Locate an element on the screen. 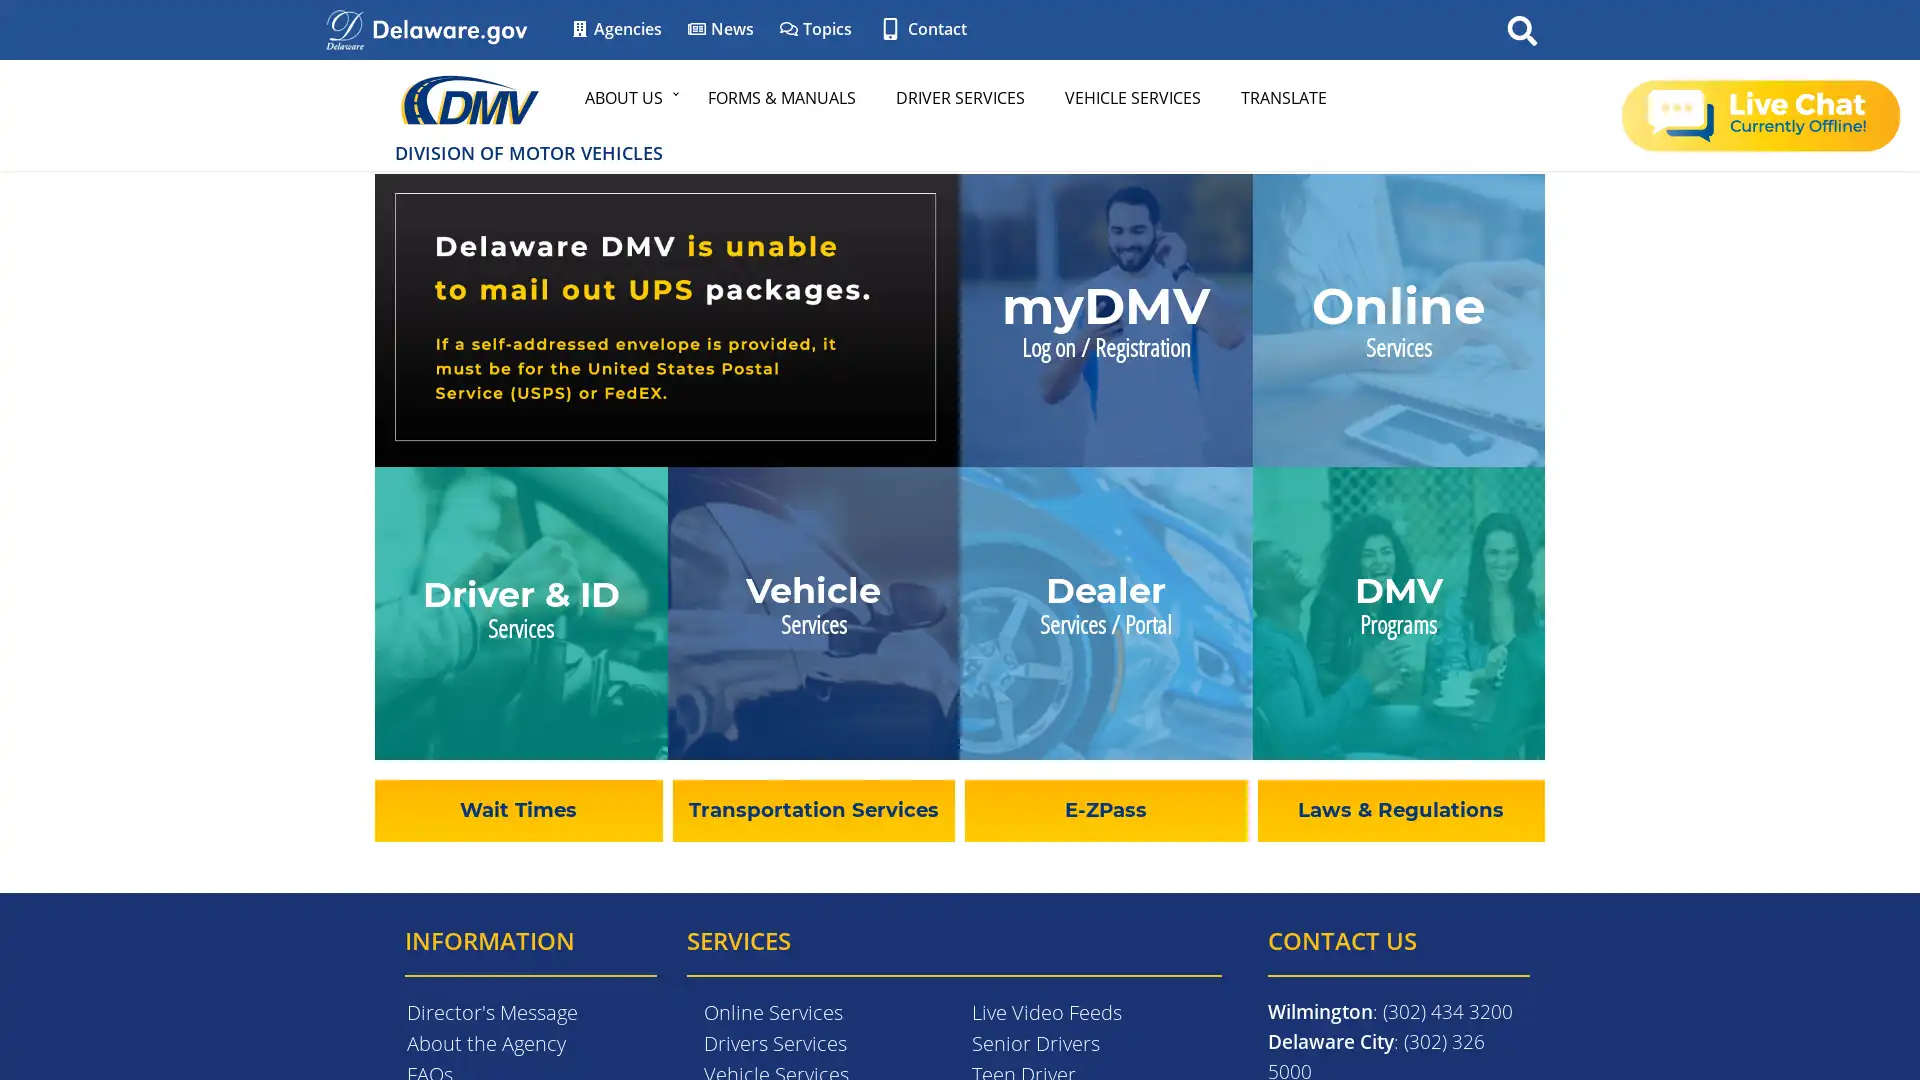 This screenshot has width=1920, height=1080. Search is located at coordinates (1521, 29).